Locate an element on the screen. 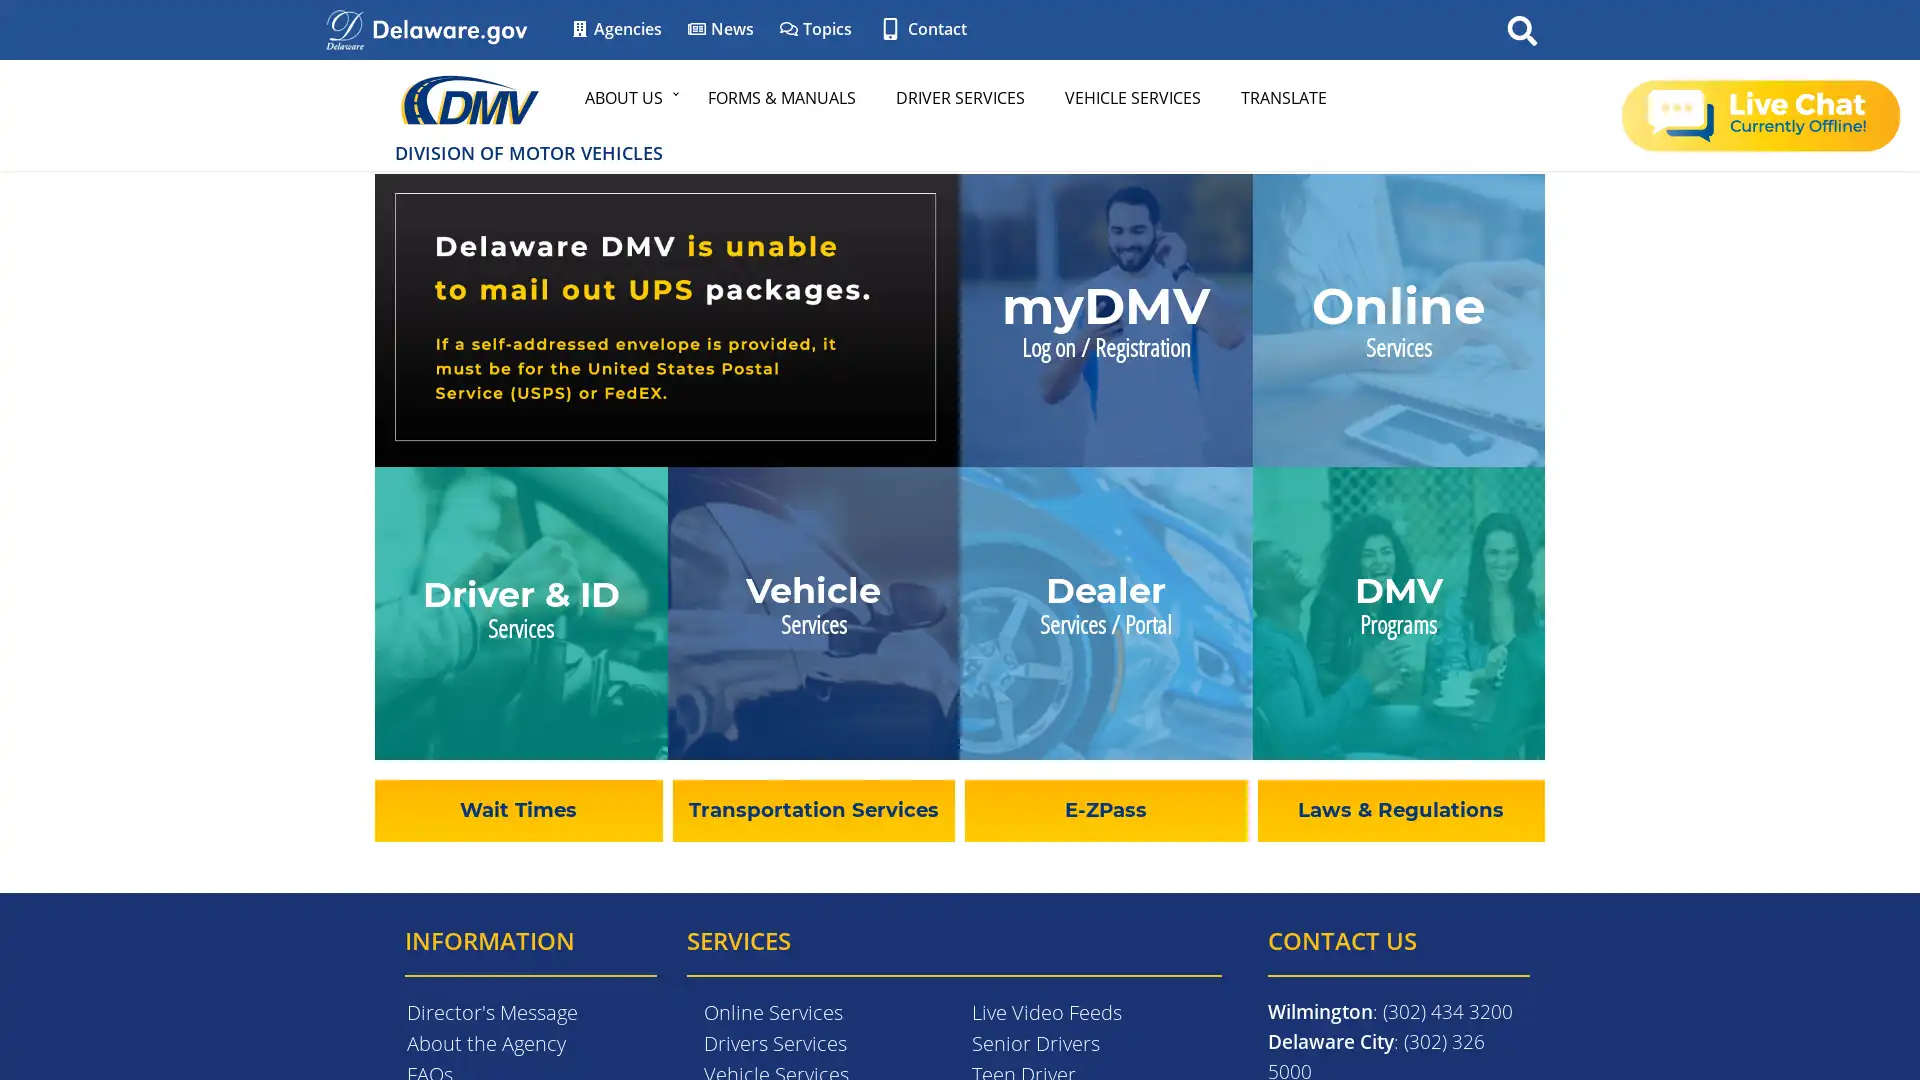 This screenshot has width=1920, height=1080. Search is located at coordinates (1521, 29).